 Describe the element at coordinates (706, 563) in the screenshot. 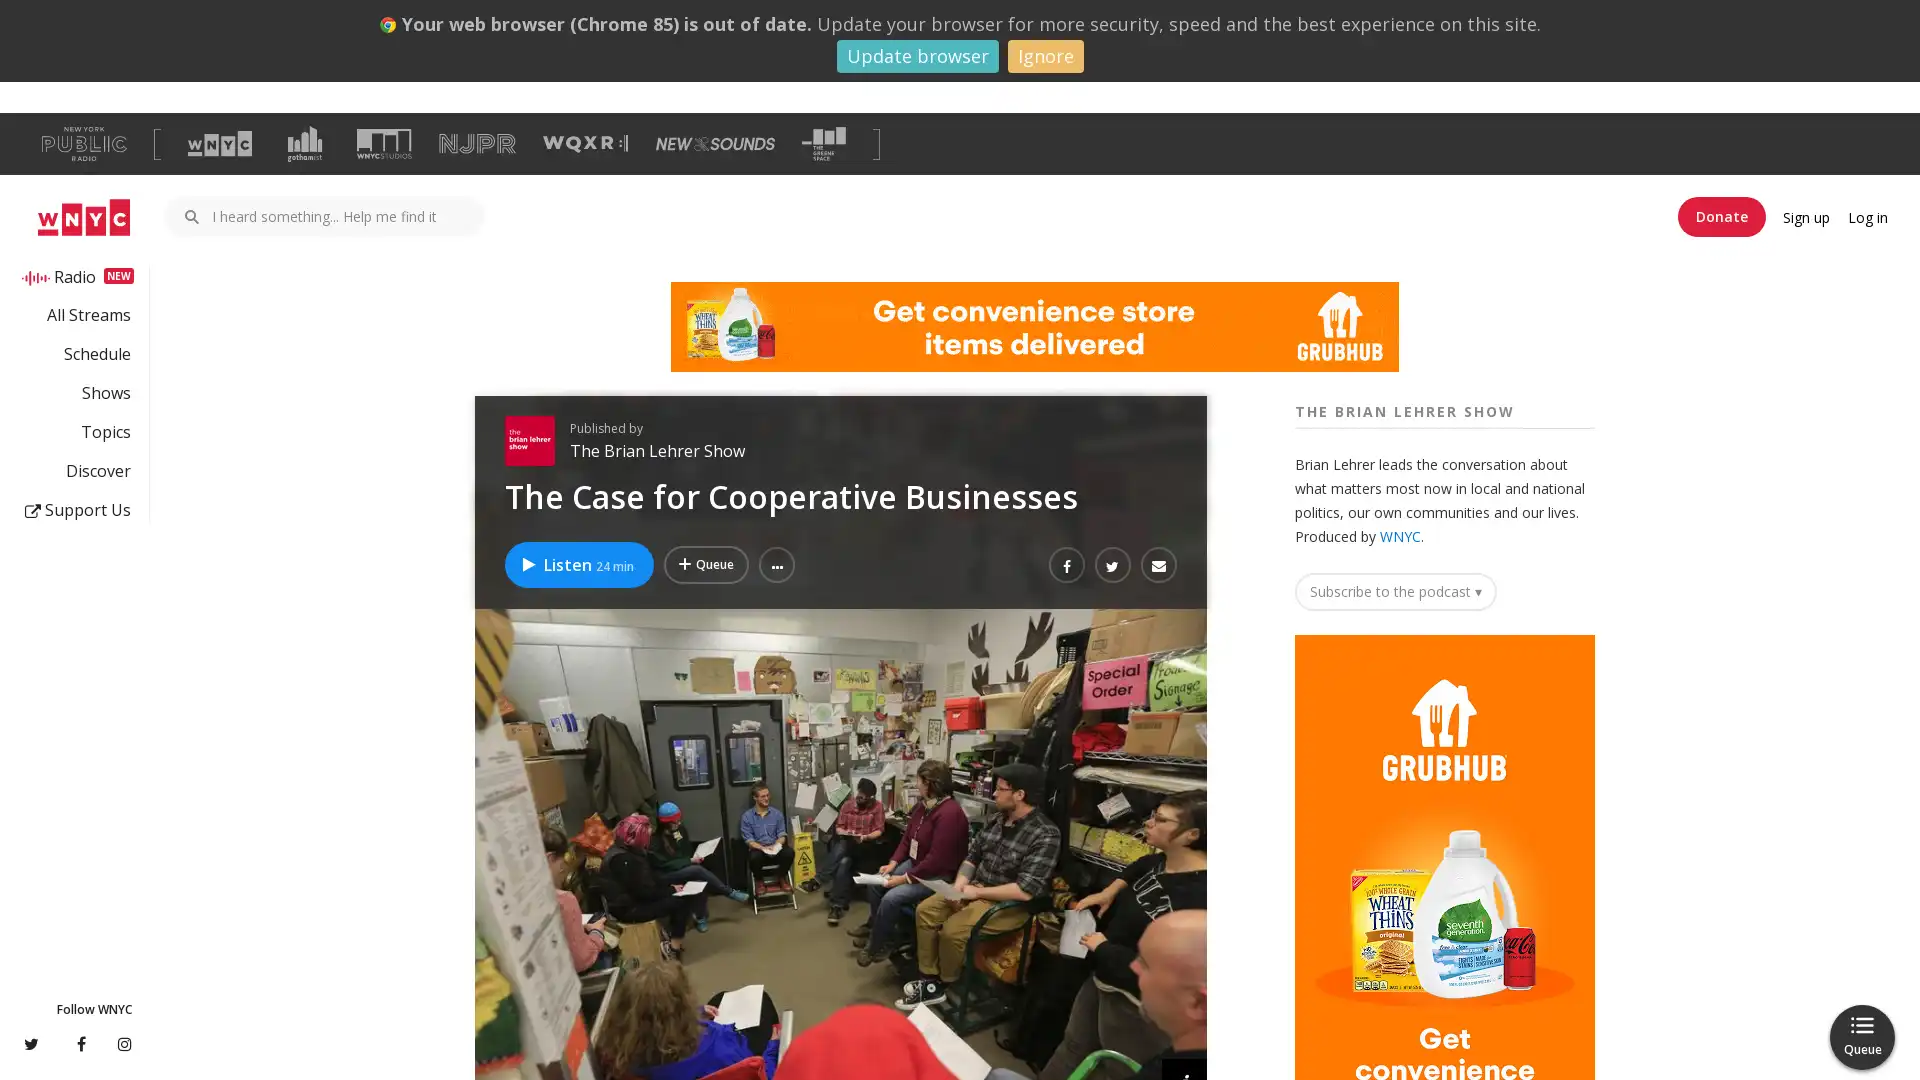

I see `Add The Case for Cooperative Businesses to Your Queue` at that location.